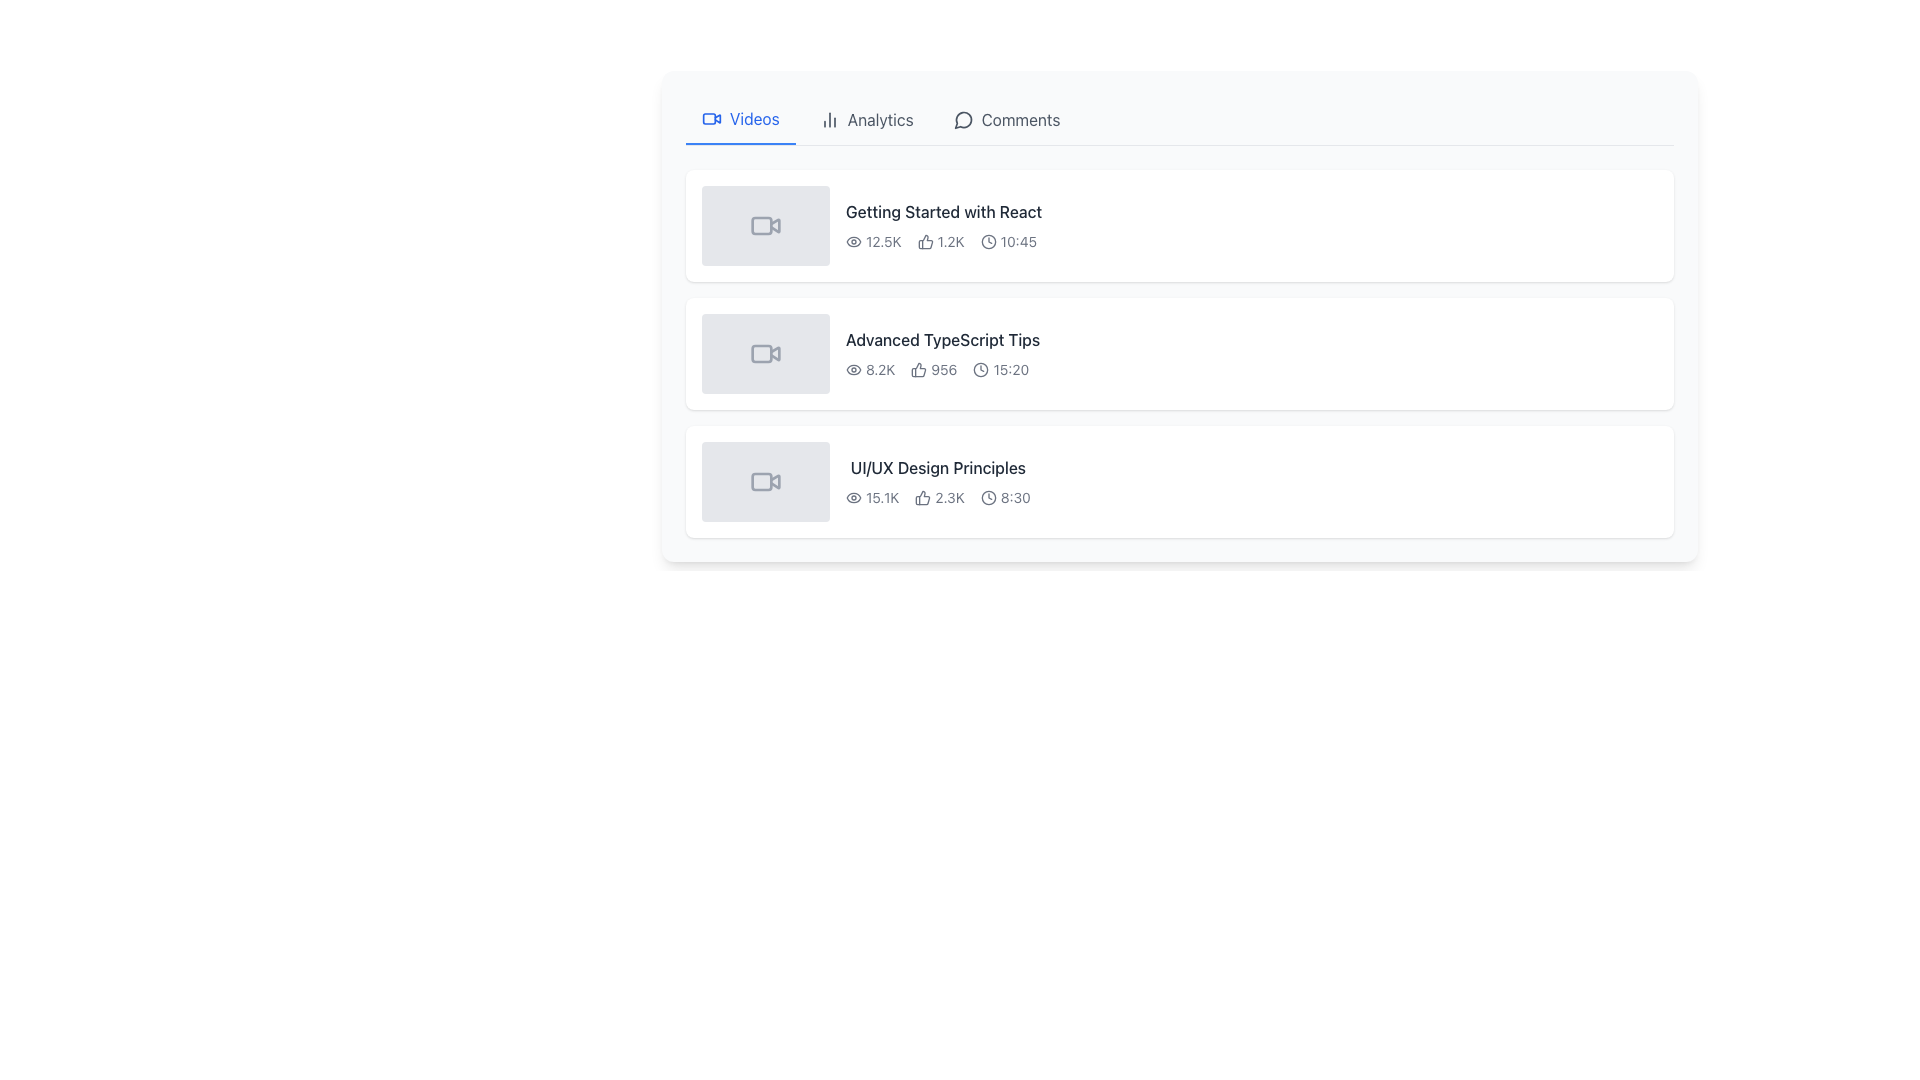  Describe the element at coordinates (854, 496) in the screenshot. I see `the small eye icon that is part of the 'UI/UX Design Principles' row, located to the left of the text '15.1K'` at that location.